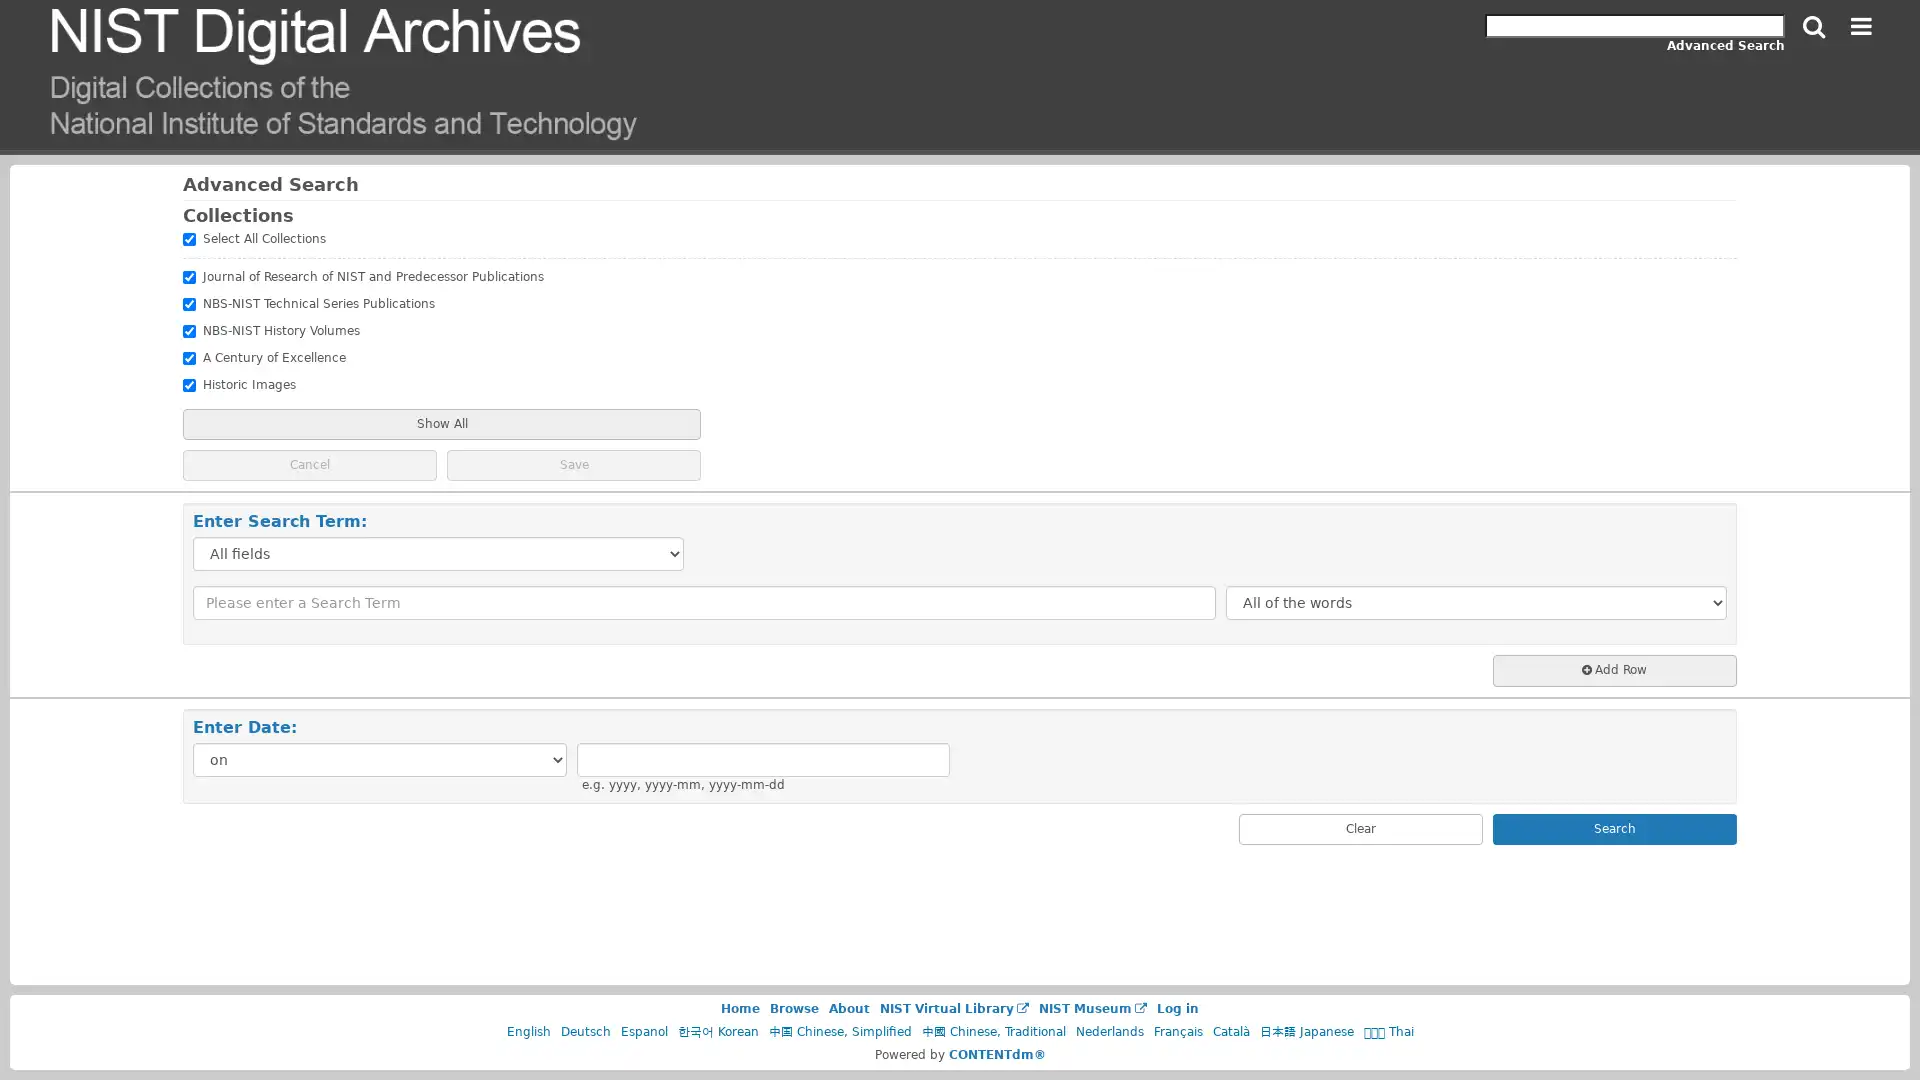 This screenshot has height=1080, width=1920. What do you see at coordinates (309, 464) in the screenshot?
I see `Cancel` at bounding box center [309, 464].